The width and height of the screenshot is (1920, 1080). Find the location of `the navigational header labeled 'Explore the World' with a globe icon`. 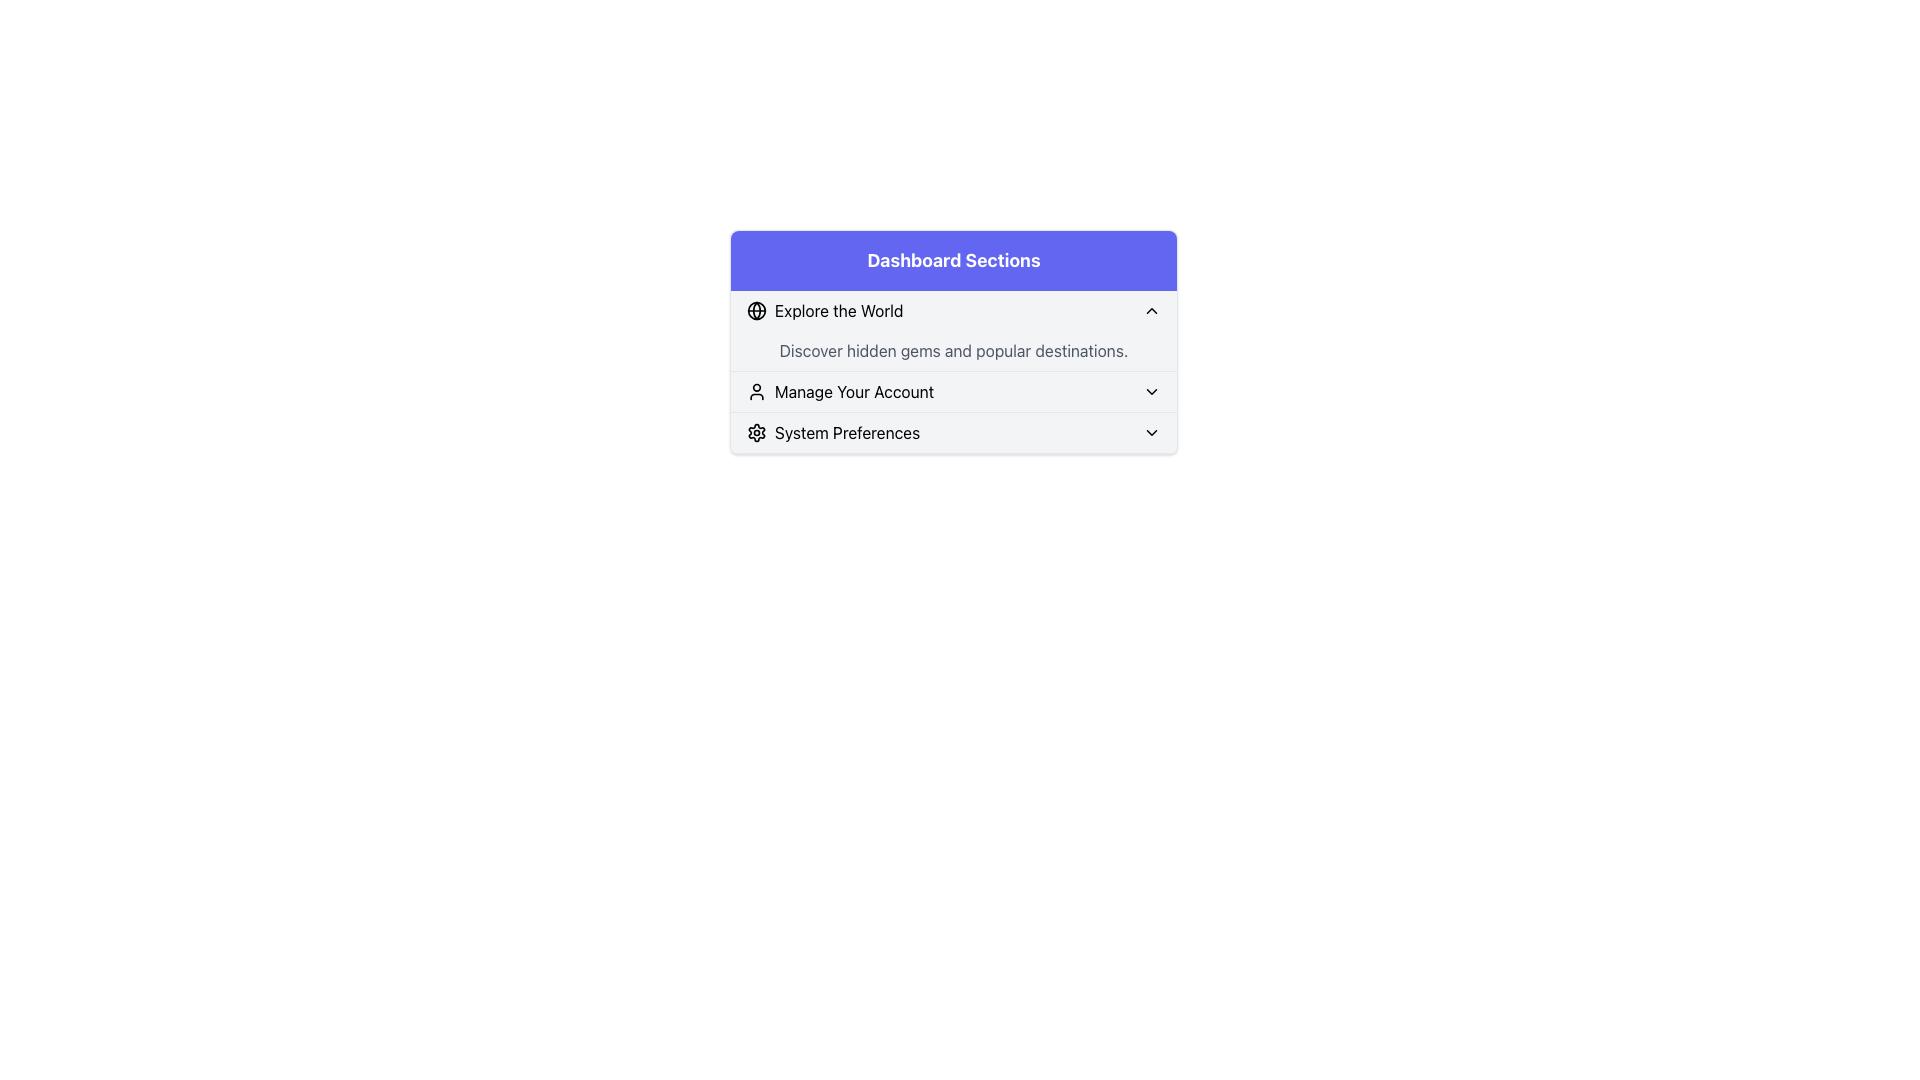

the navigational header labeled 'Explore the World' with a globe icon is located at coordinates (825, 311).